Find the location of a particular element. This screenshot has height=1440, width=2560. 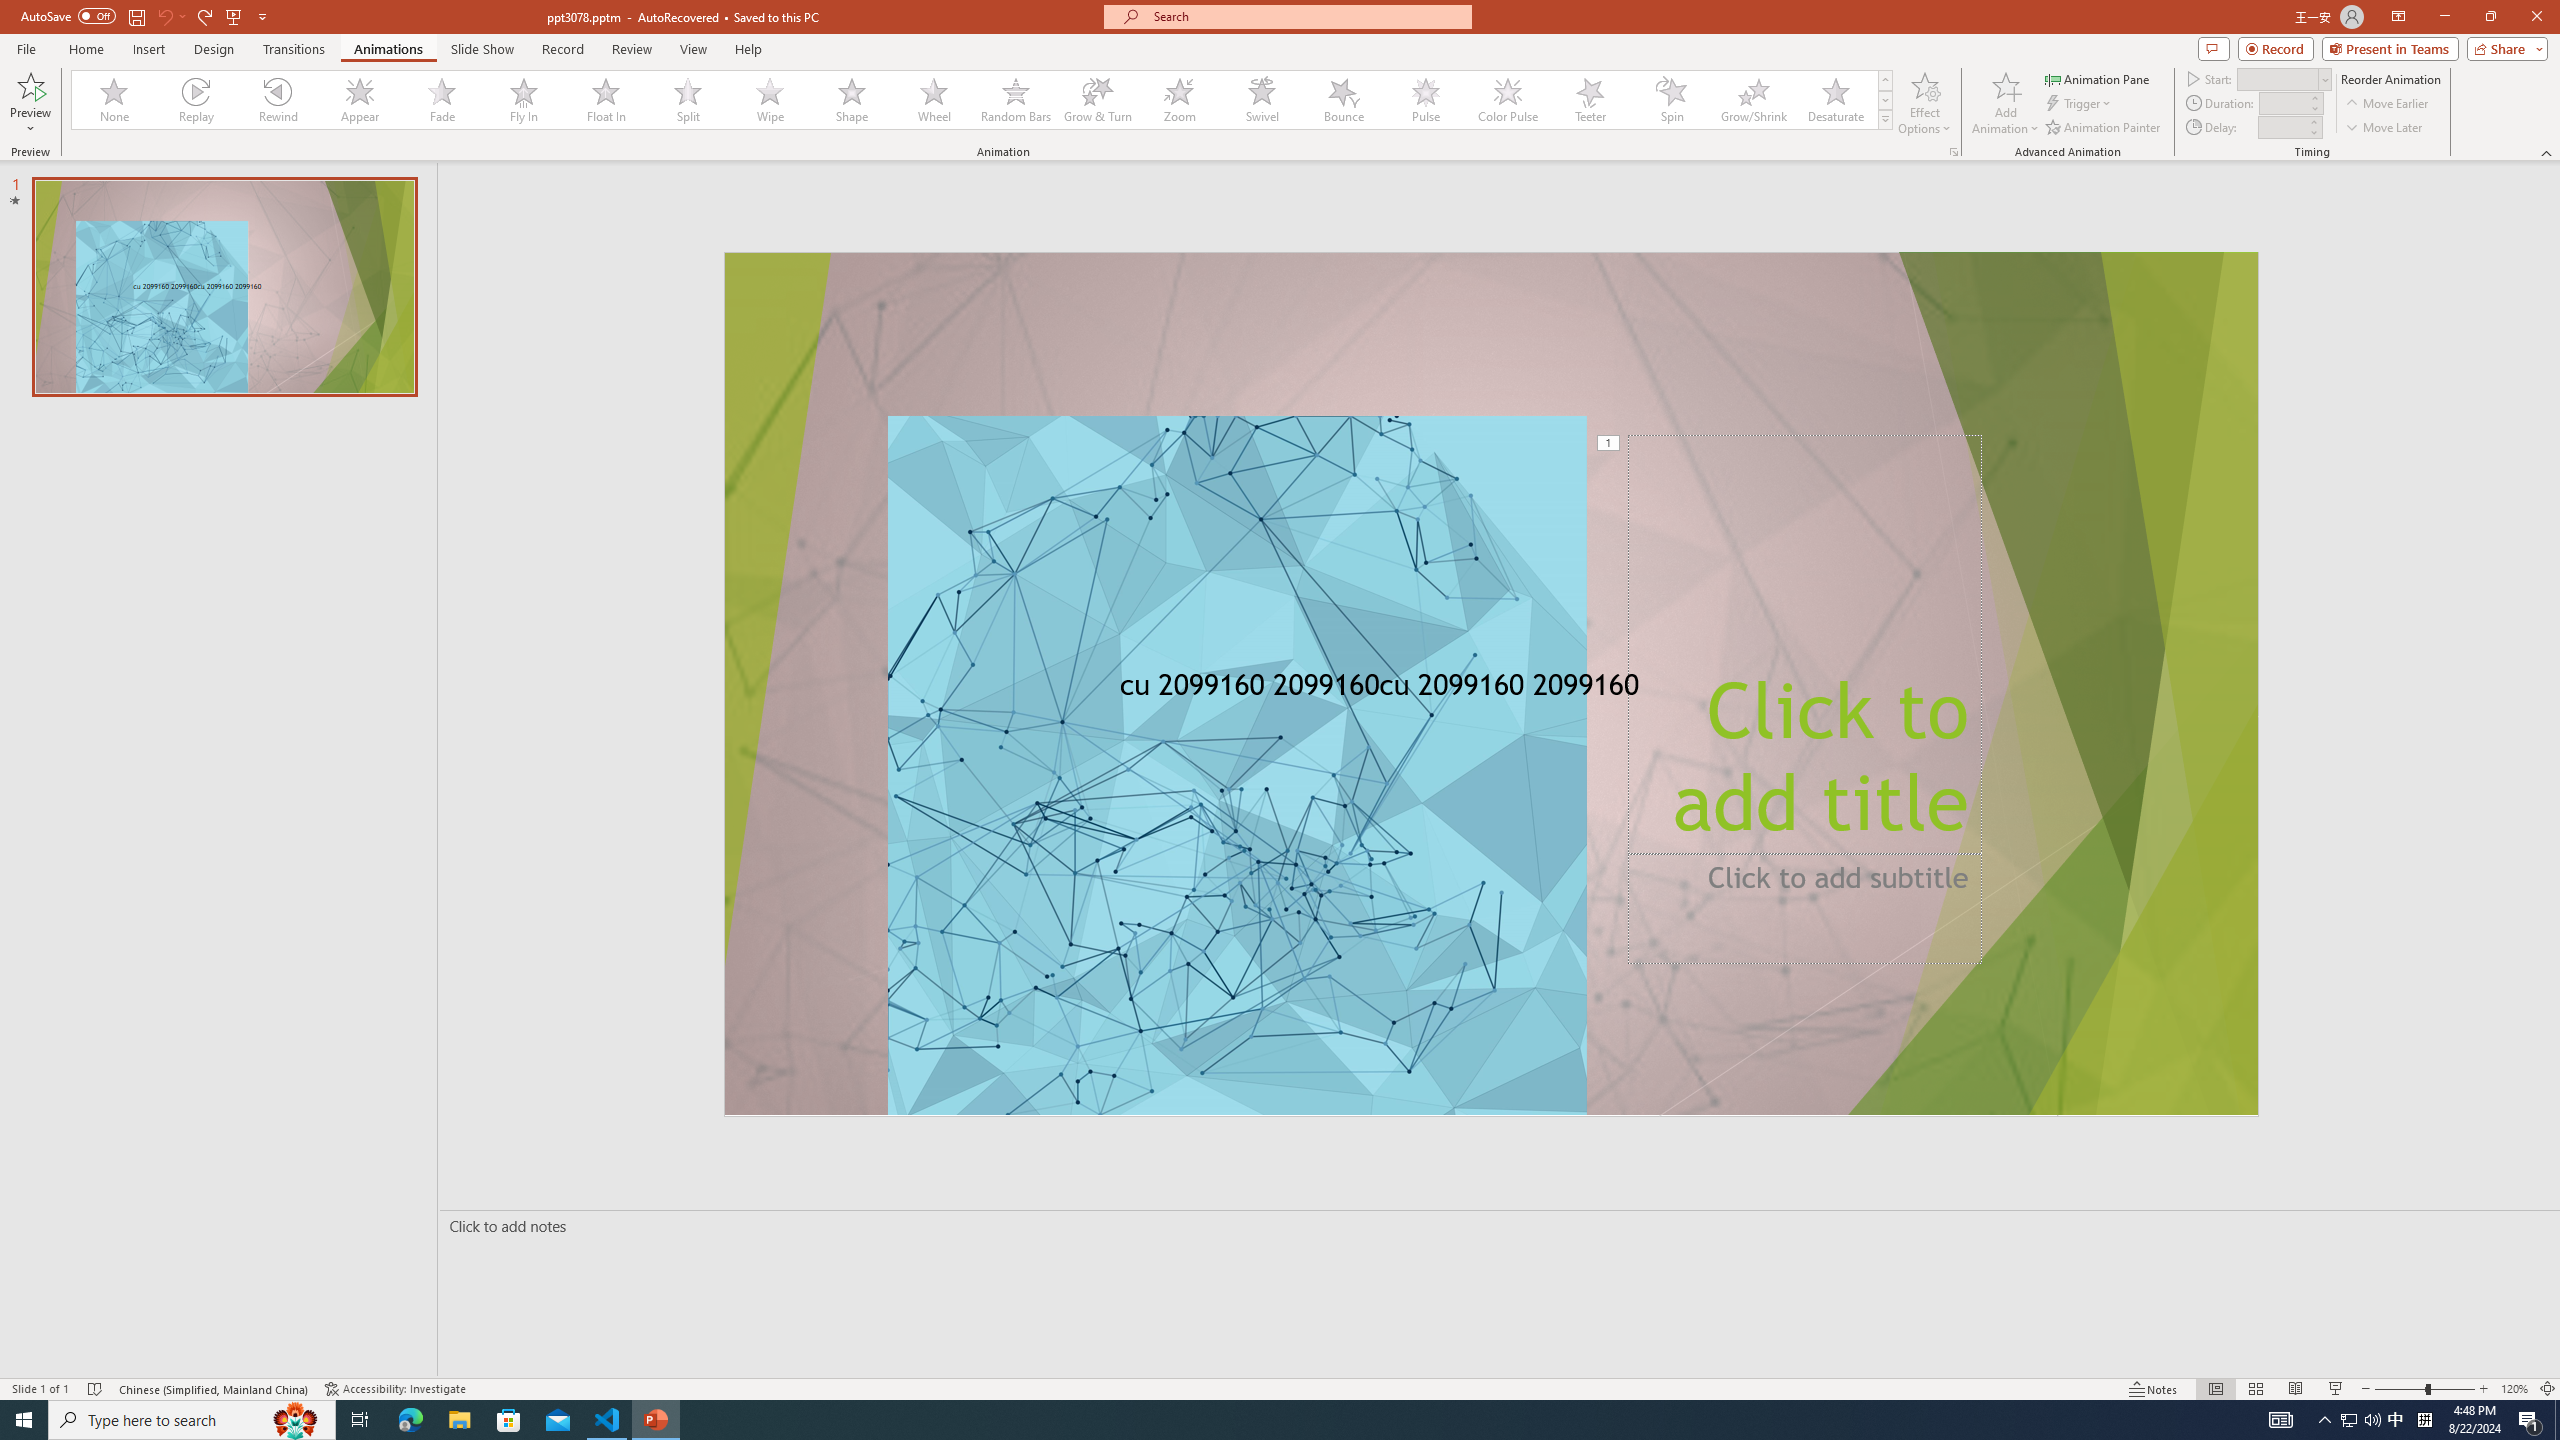

'Move Later' is located at coordinates (2384, 127).